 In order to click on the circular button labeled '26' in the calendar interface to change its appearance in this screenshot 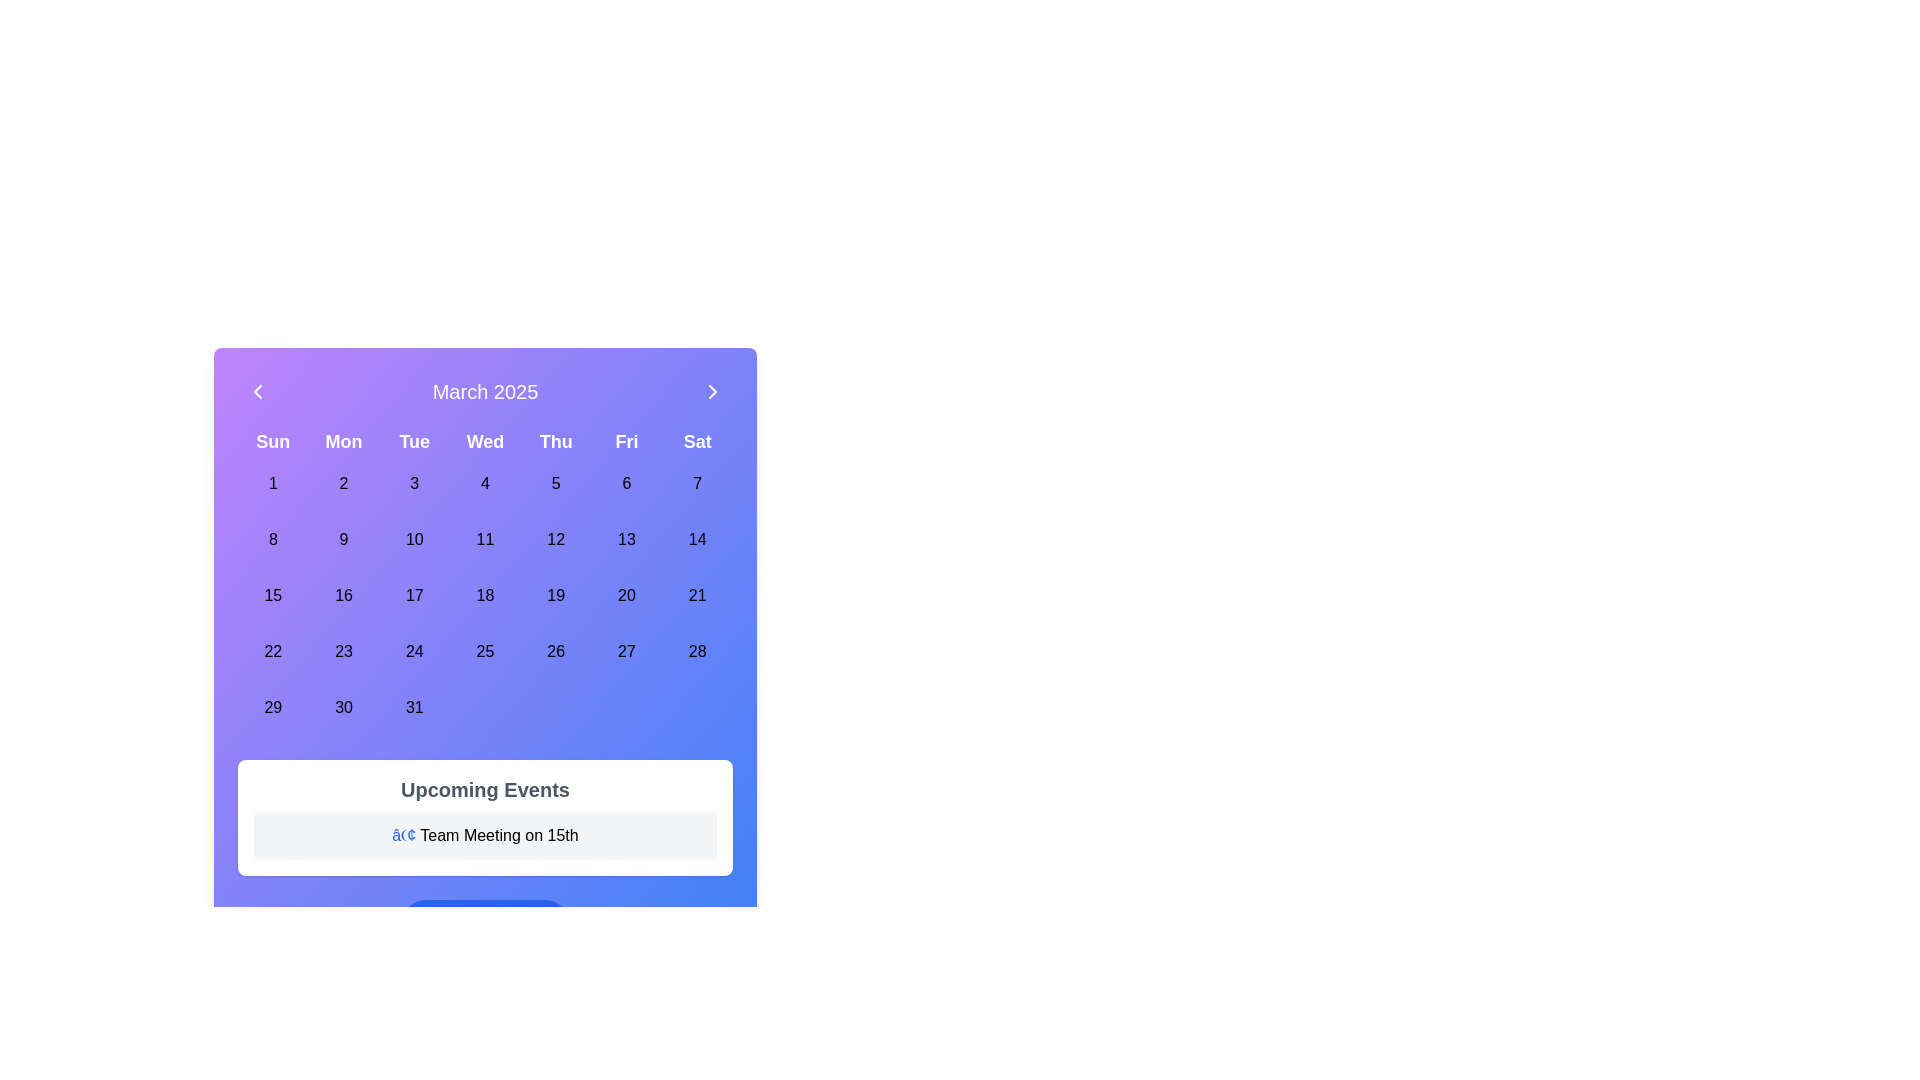, I will do `click(556, 651)`.